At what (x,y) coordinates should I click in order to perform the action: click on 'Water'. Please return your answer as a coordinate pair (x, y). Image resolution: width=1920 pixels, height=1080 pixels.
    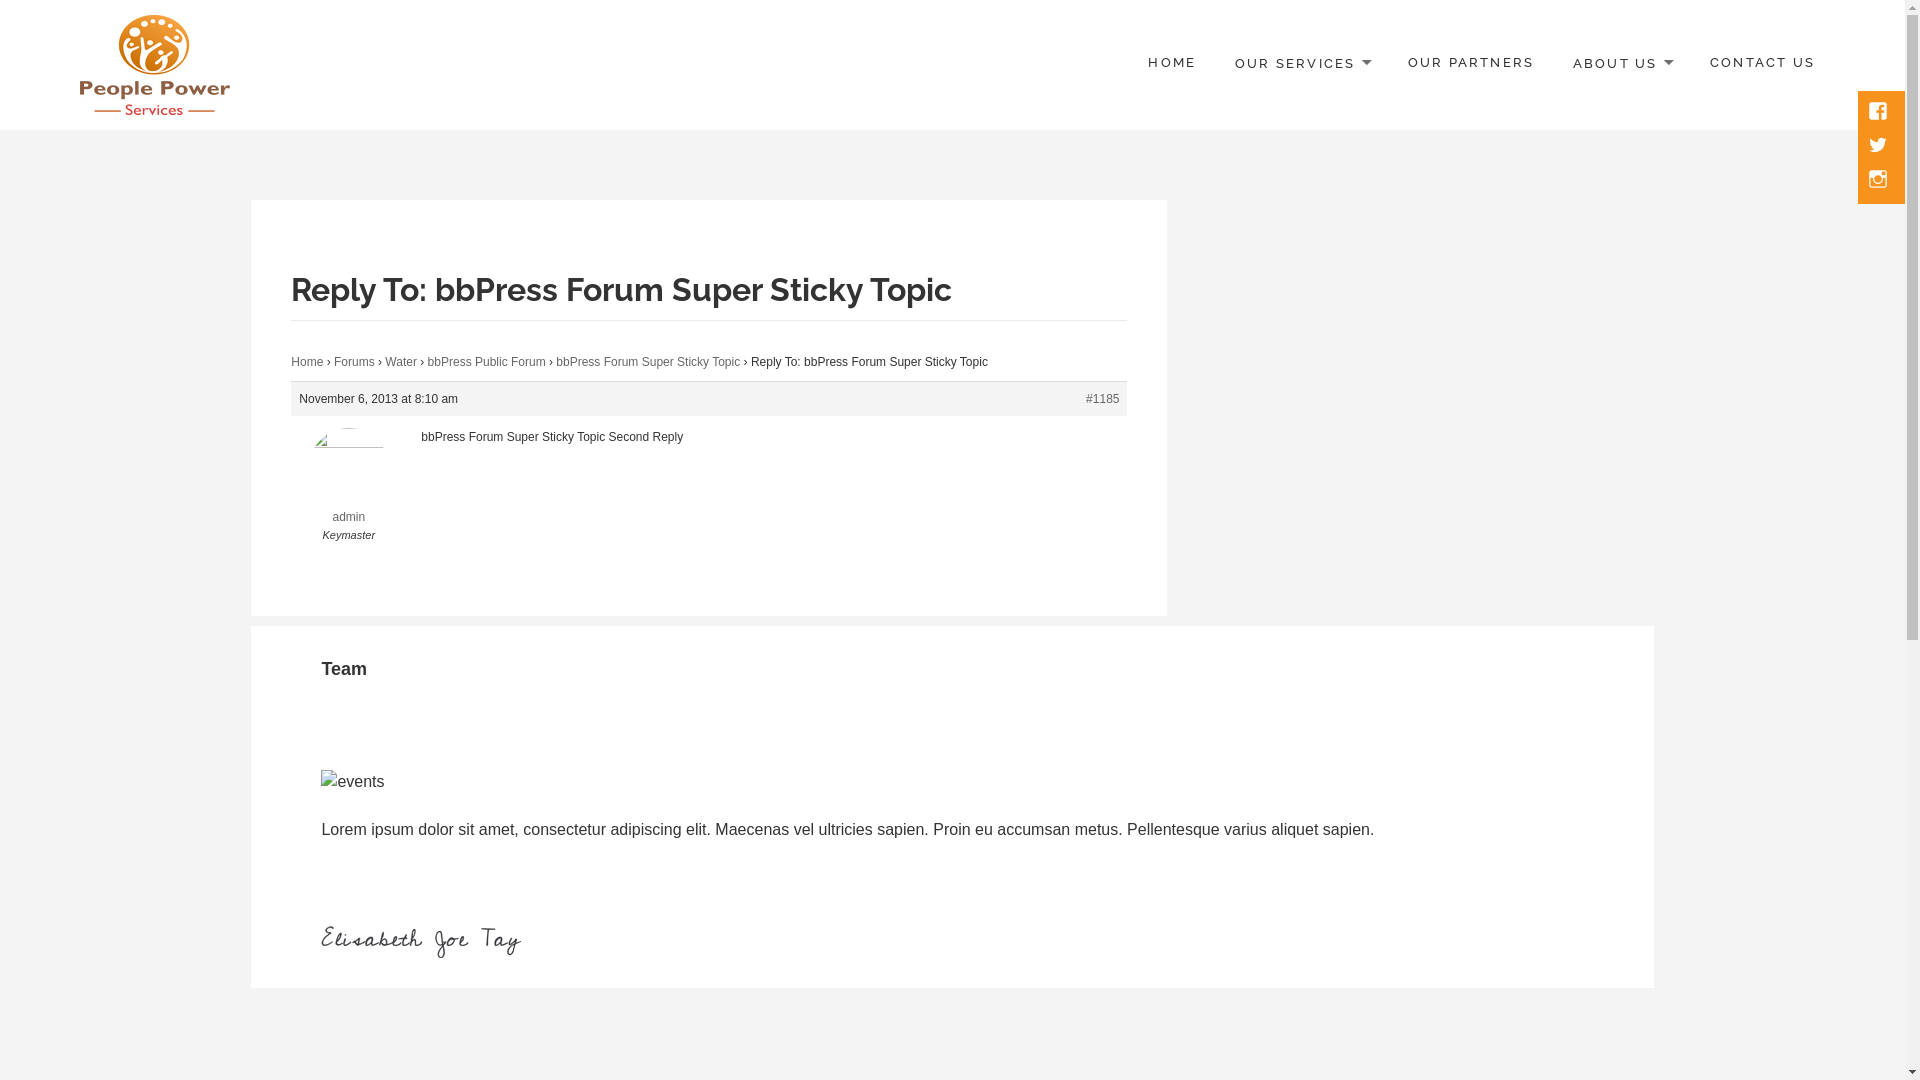
    Looking at the image, I should click on (400, 362).